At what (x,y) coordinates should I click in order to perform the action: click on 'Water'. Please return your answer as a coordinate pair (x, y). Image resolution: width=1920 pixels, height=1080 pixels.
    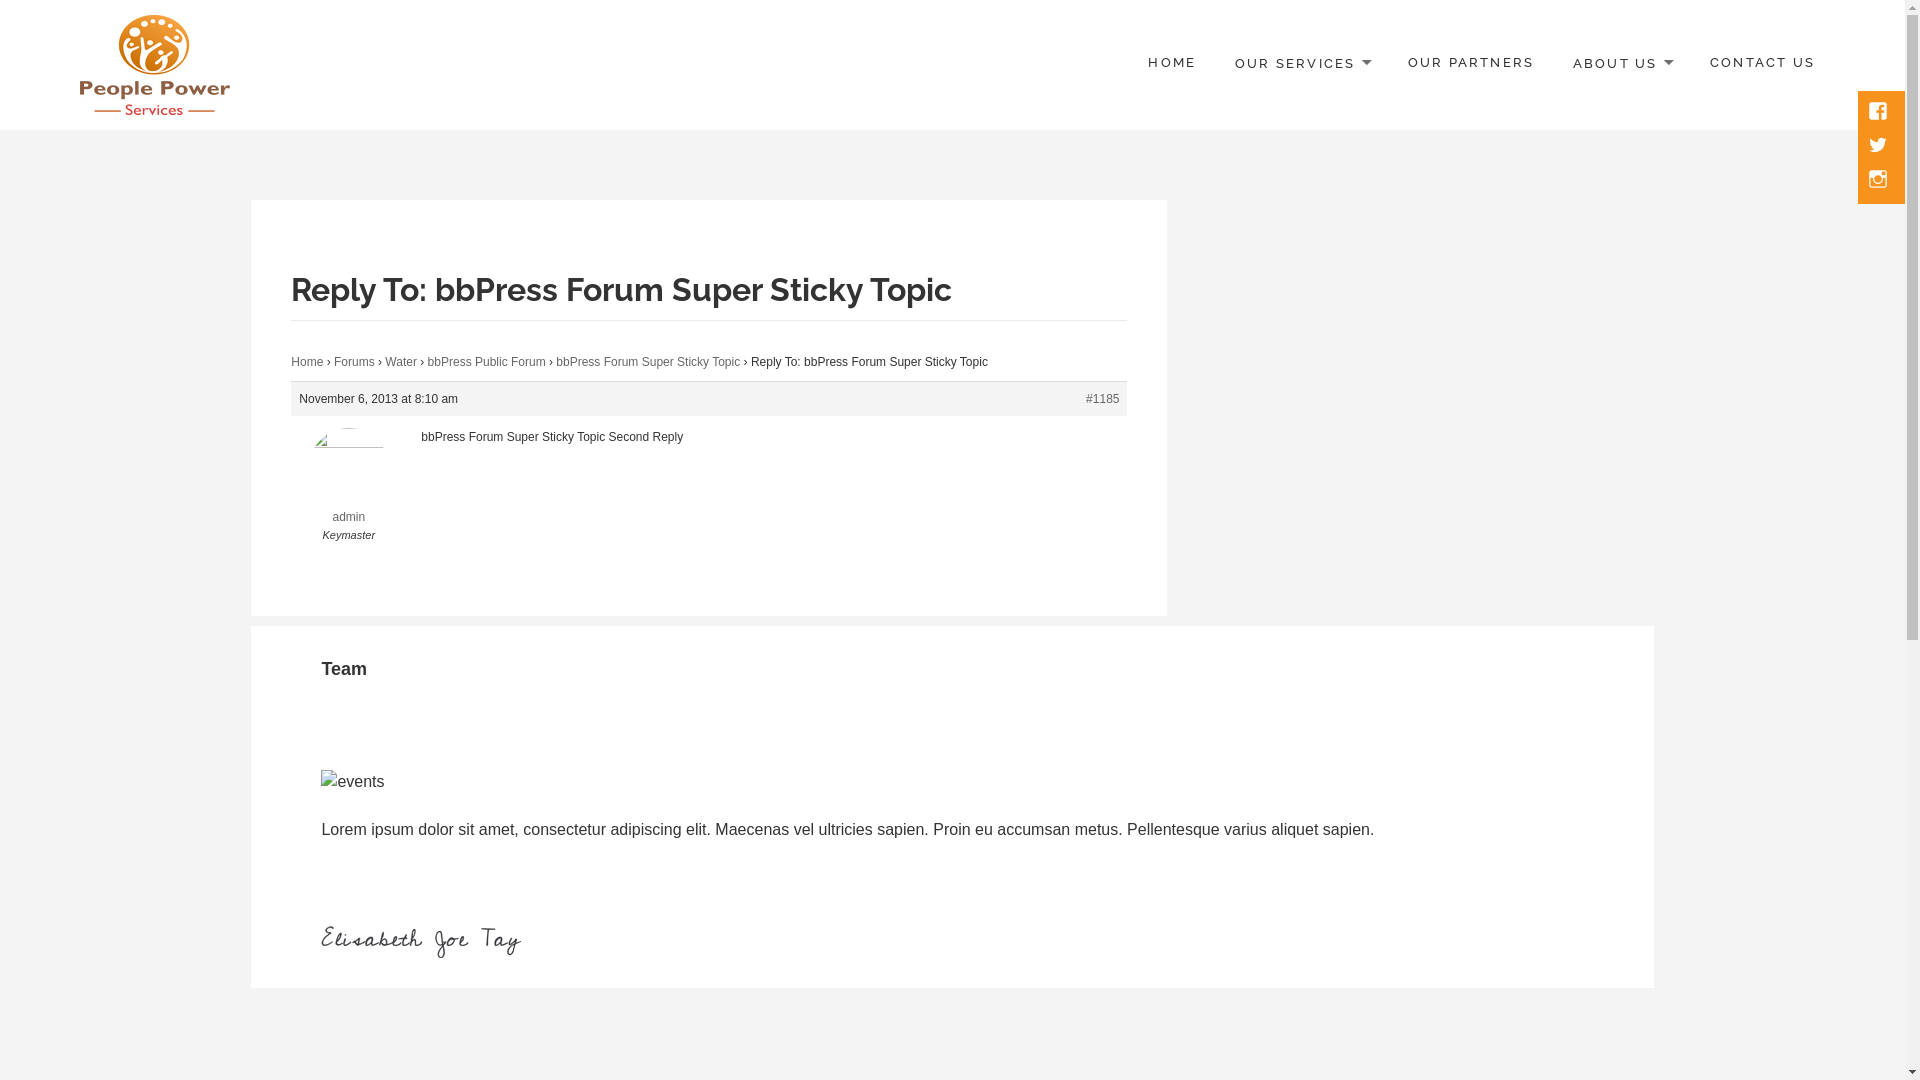
    Looking at the image, I should click on (400, 362).